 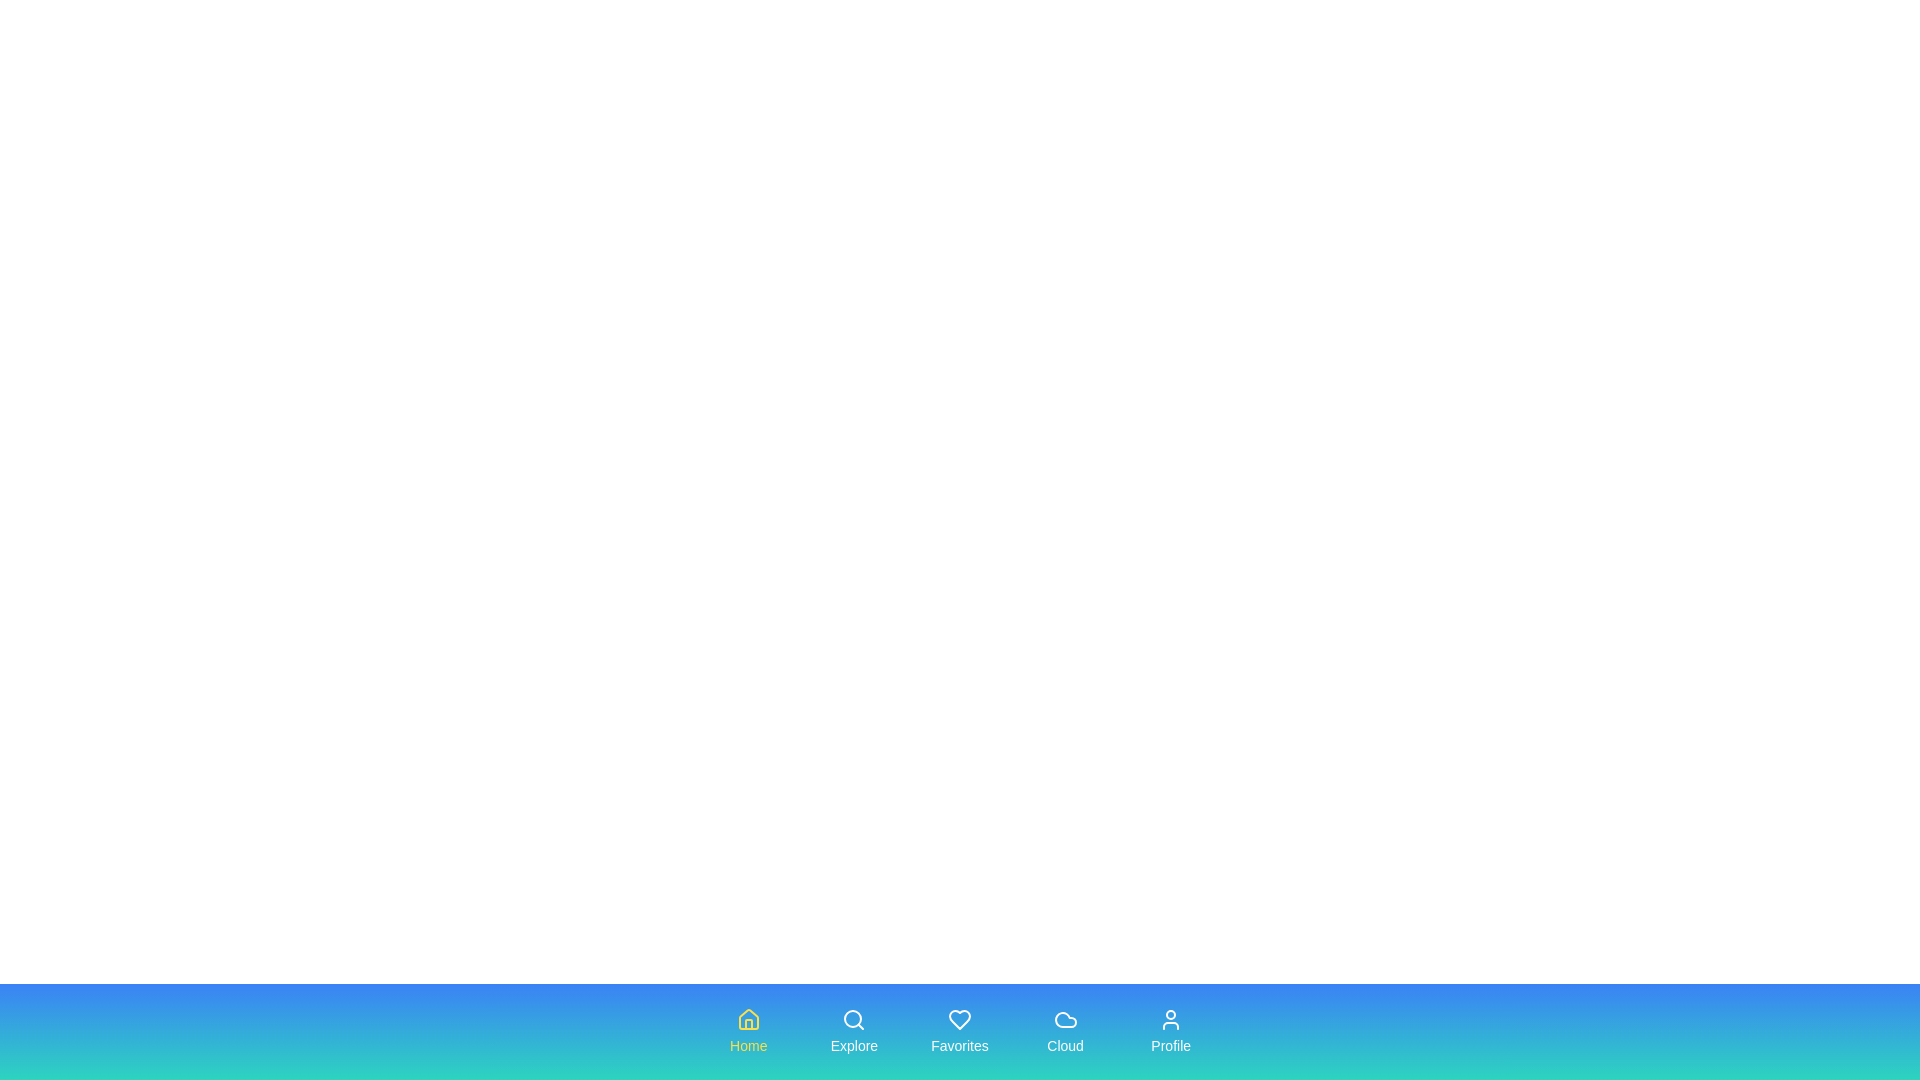 What do you see at coordinates (1171, 1032) in the screenshot?
I see `the tab labeled Profile to observe its hover effect` at bounding box center [1171, 1032].